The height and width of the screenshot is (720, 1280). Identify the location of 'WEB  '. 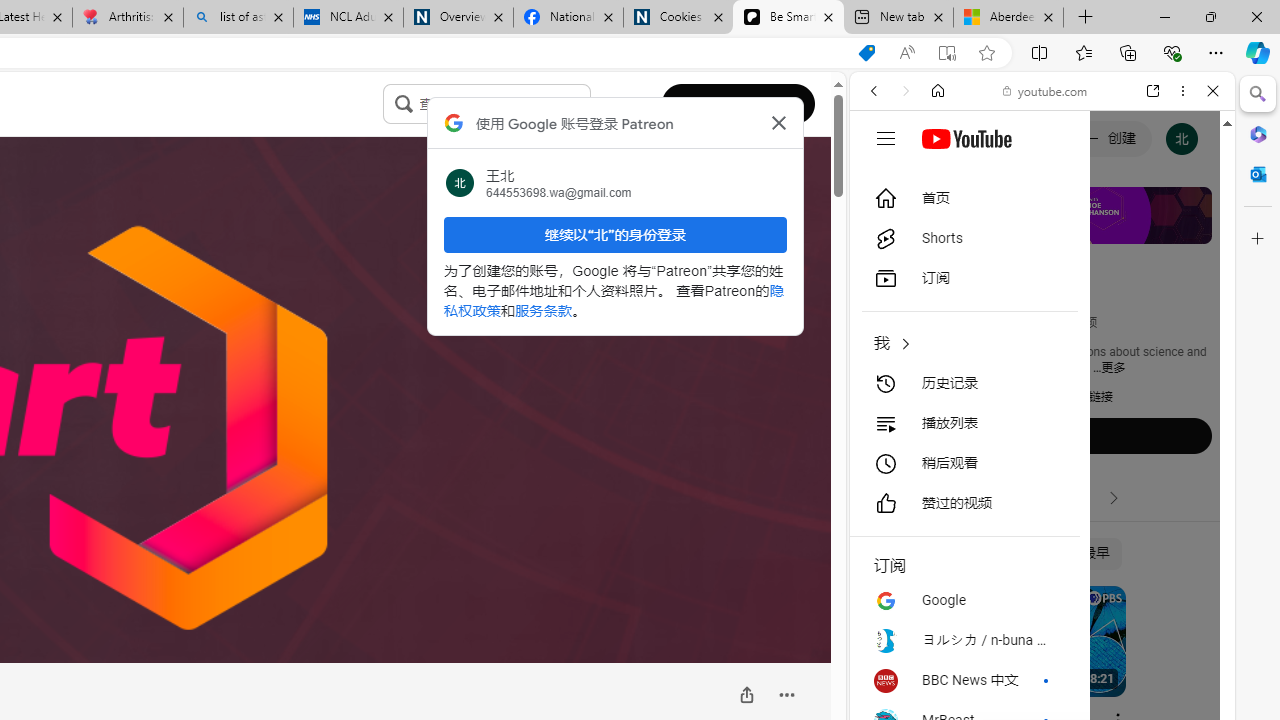
(881, 227).